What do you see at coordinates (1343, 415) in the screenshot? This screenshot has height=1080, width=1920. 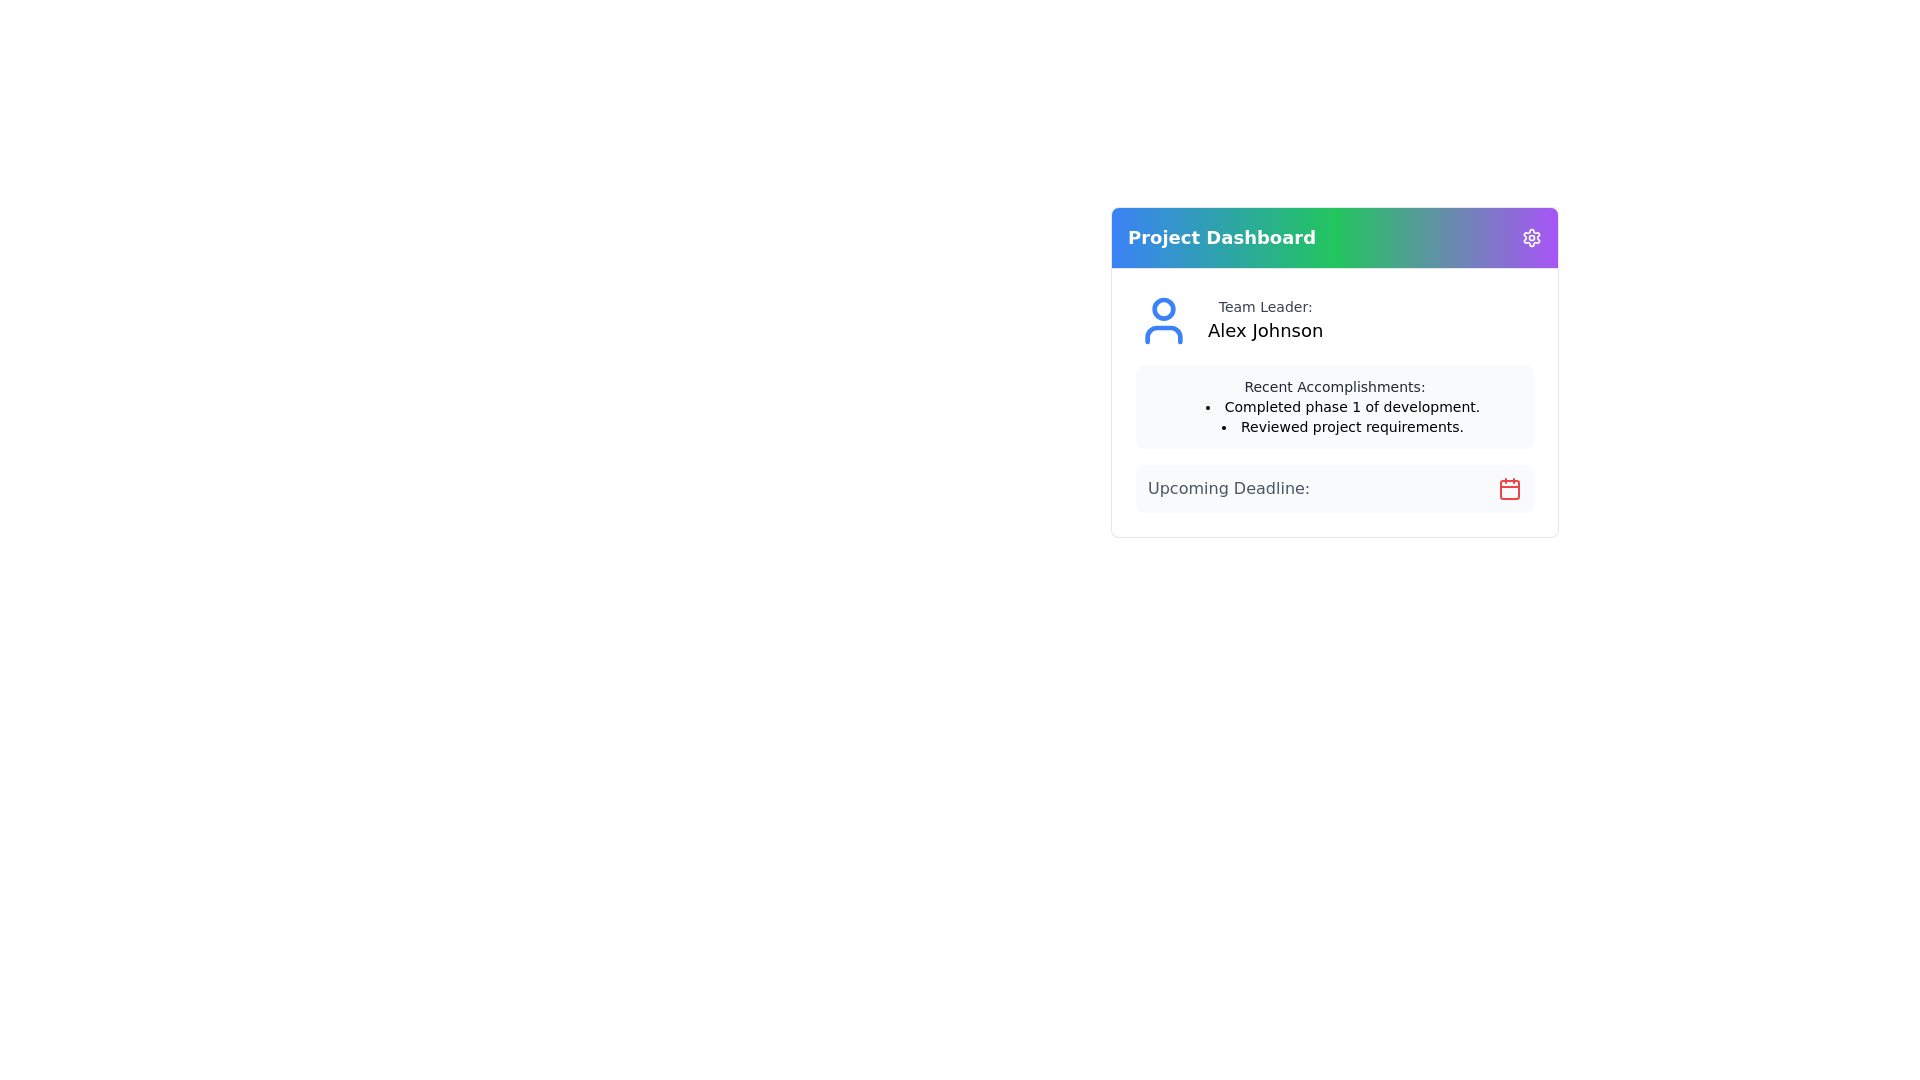 I see `the bulleted list displaying recent accomplishments, which includes the items 'Completed phase 1 of development.' and 'Reviewed project requirements.'` at bounding box center [1343, 415].